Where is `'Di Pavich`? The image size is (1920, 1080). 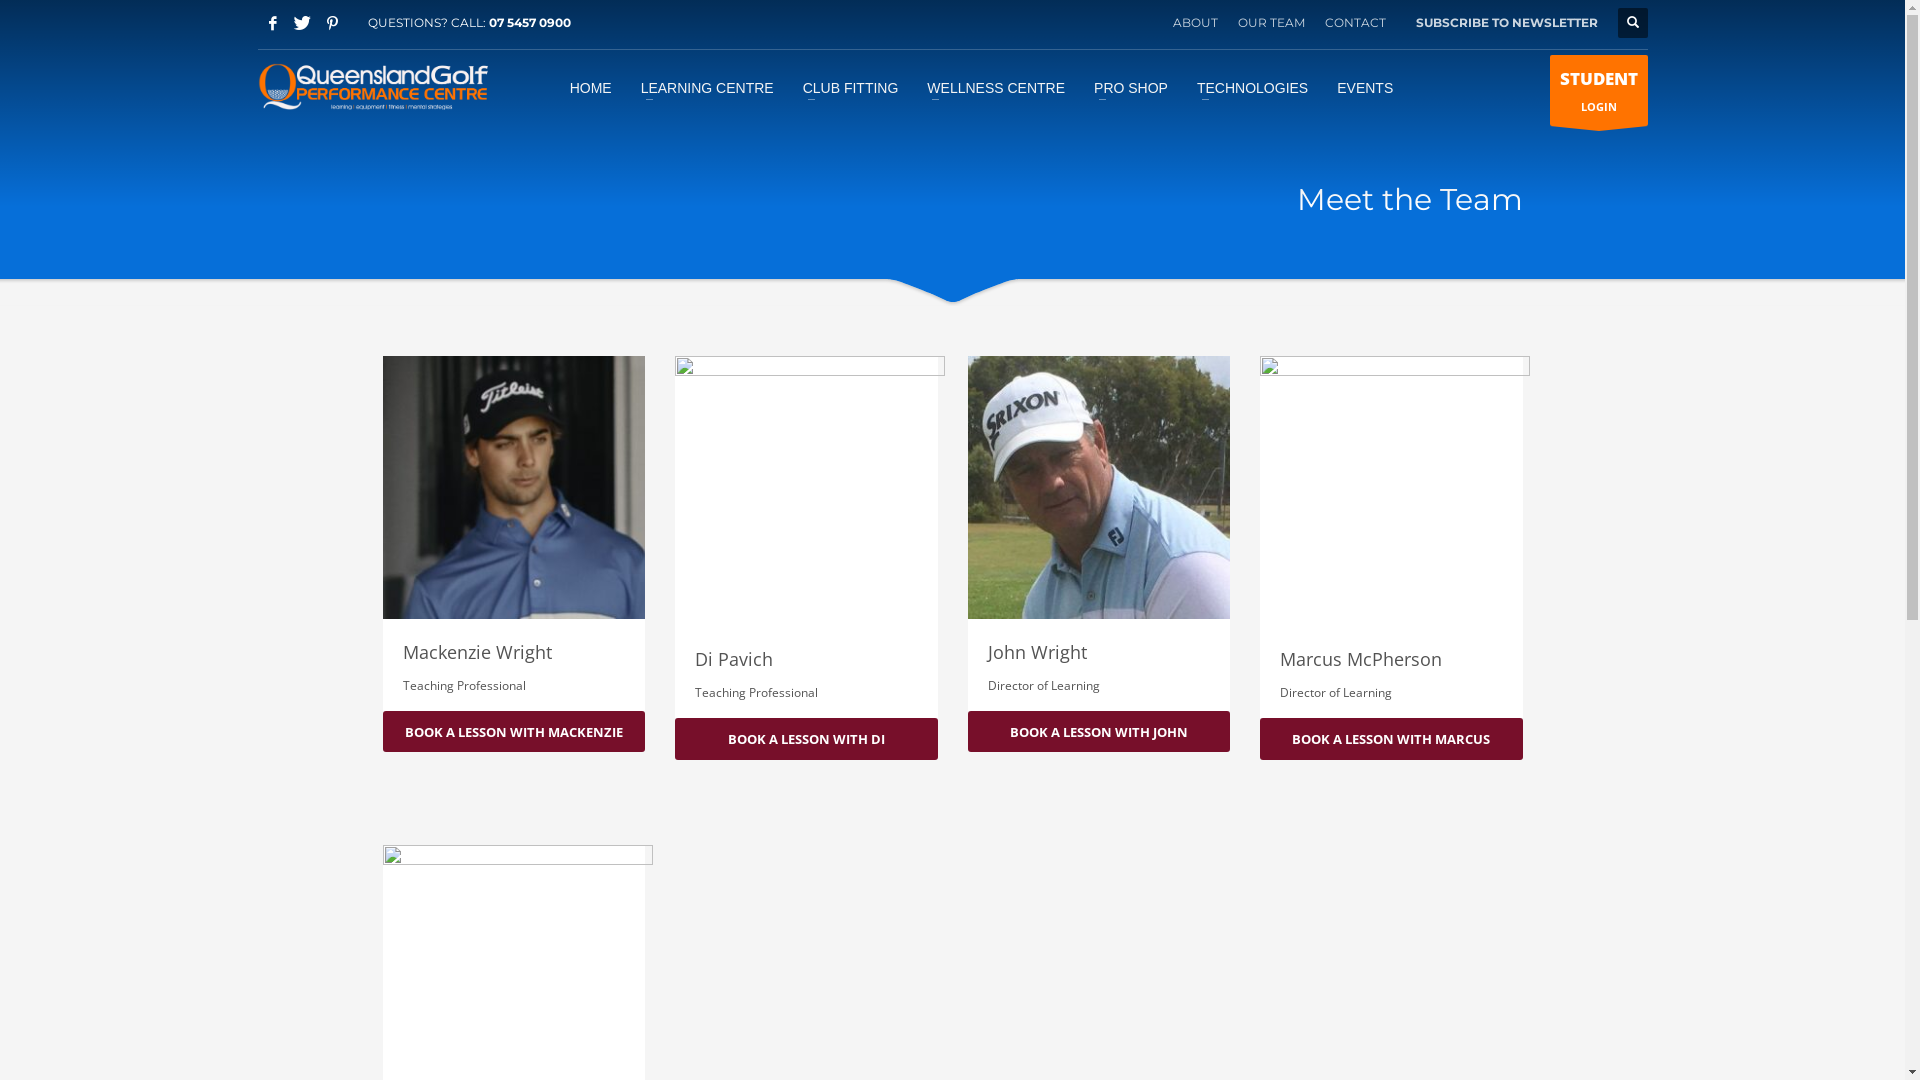 'Di Pavich is located at coordinates (806, 535).